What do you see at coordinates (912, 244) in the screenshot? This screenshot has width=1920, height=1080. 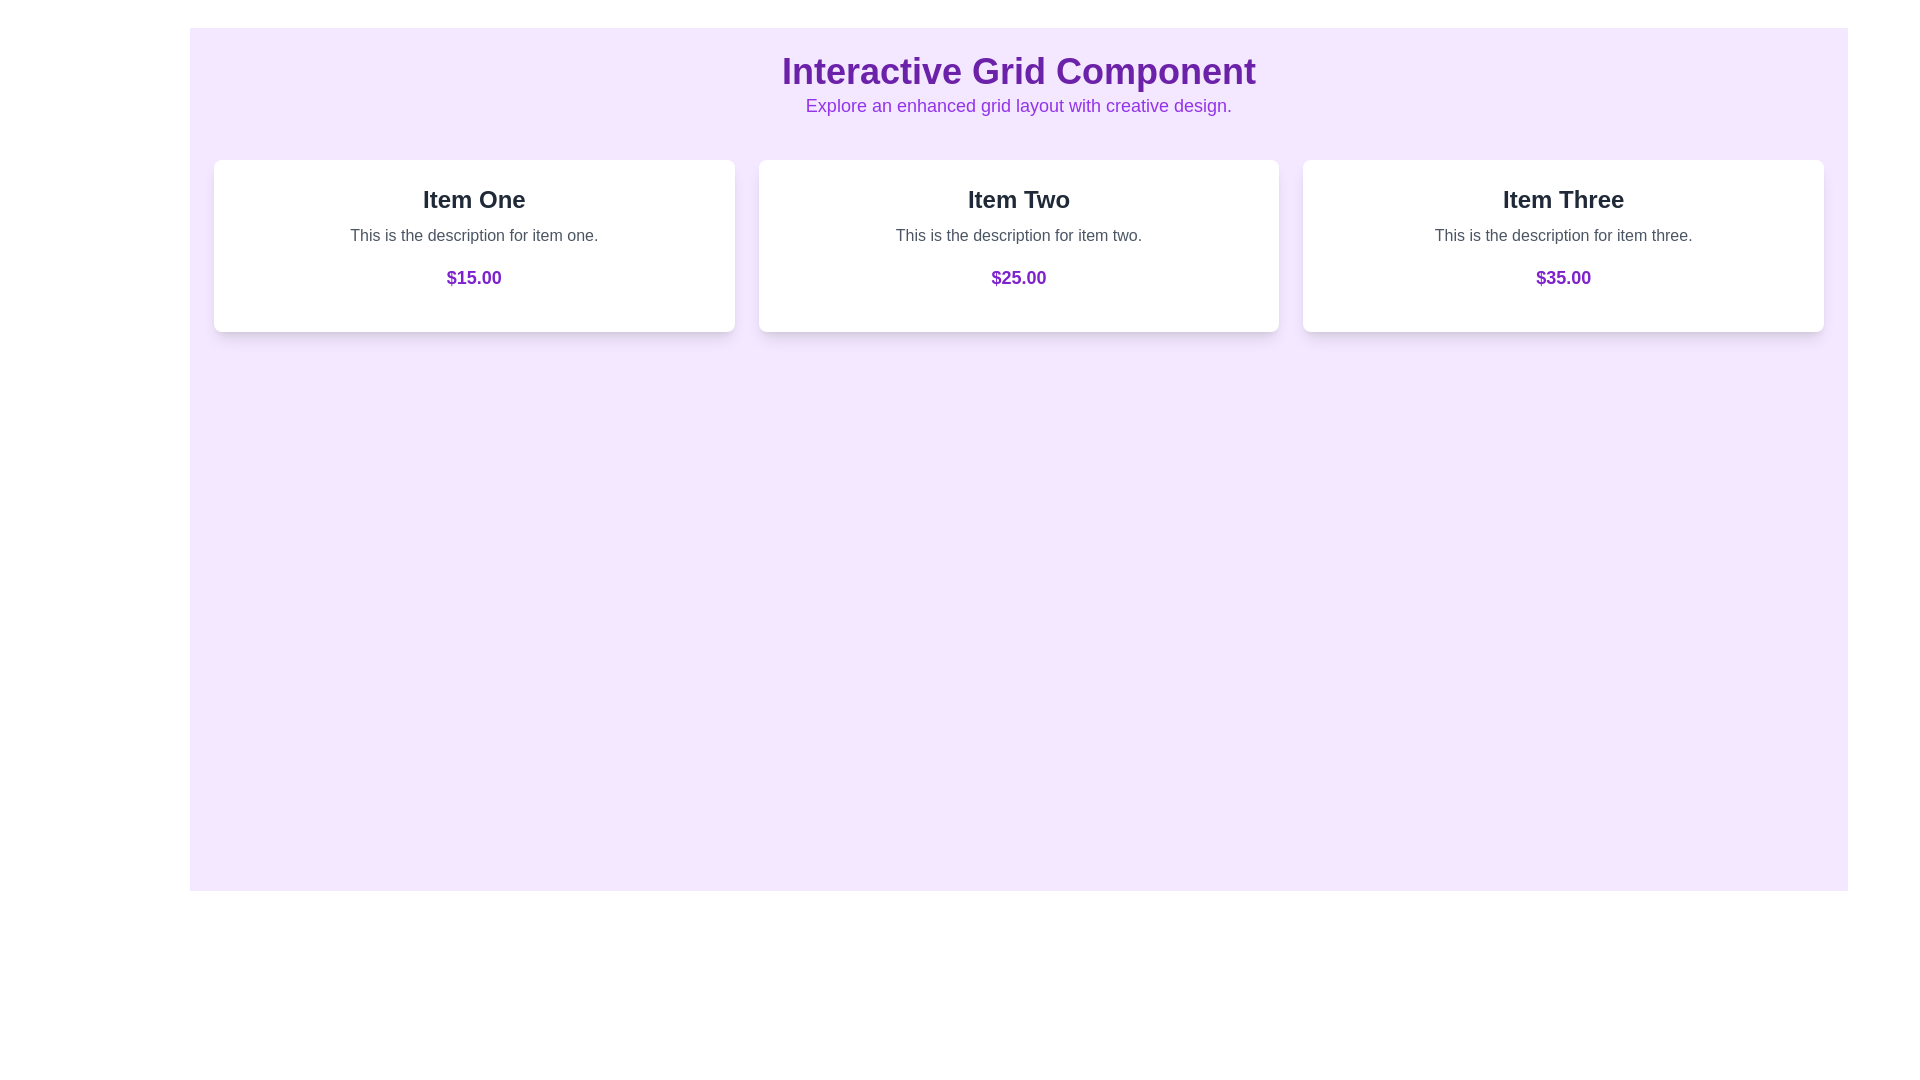 I see `the small checkmark icon located within the second card titled 'Item Two' in the grid layout, positioned near the top left of the card content area` at bounding box center [912, 244].